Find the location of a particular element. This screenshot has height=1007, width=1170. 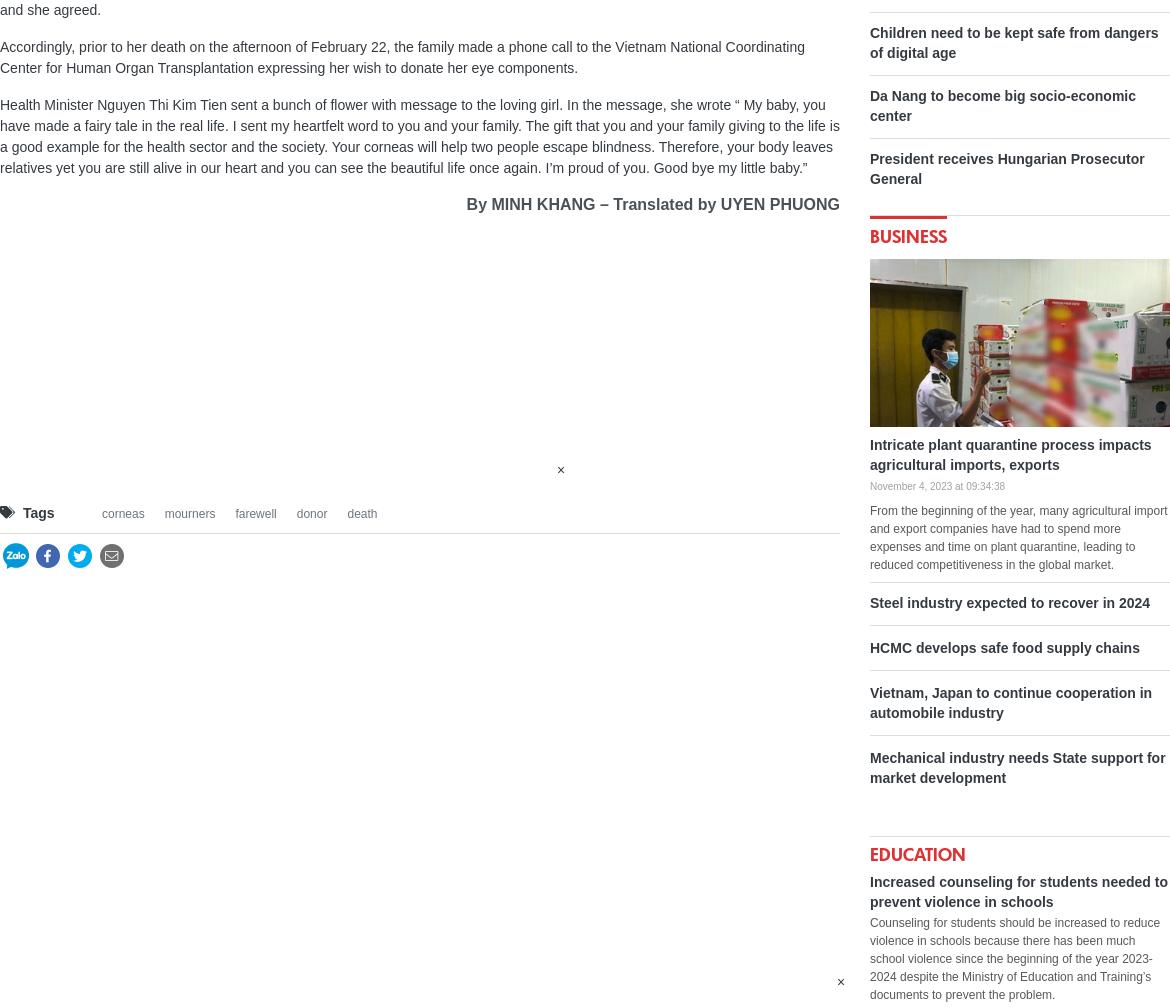

'Vietnam, Japan to continue cooperation in automobile industry' is located at coordinates (1010, 701).